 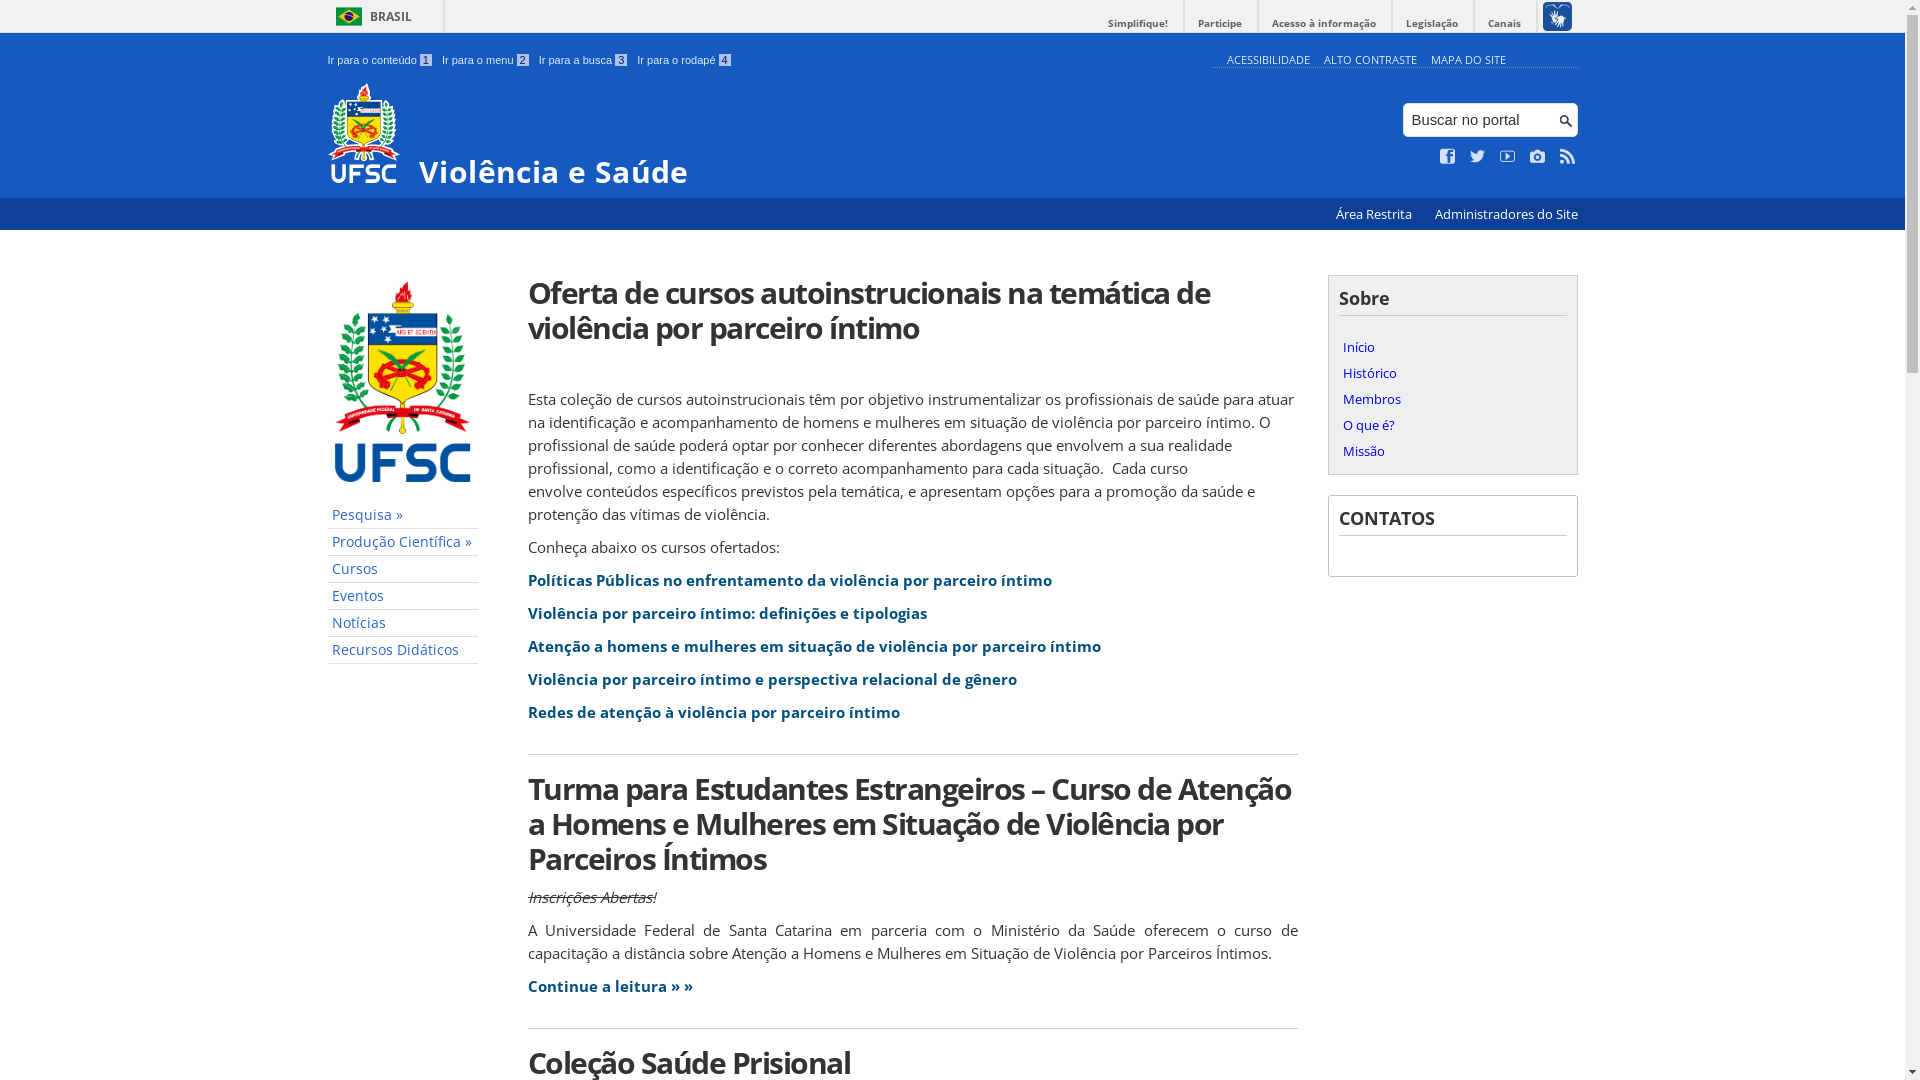 What do you see at coordinates (1266, 58) in the screenshot?
I see `'ACESSIBILIDADE'` at bounding box center [1266, 58].